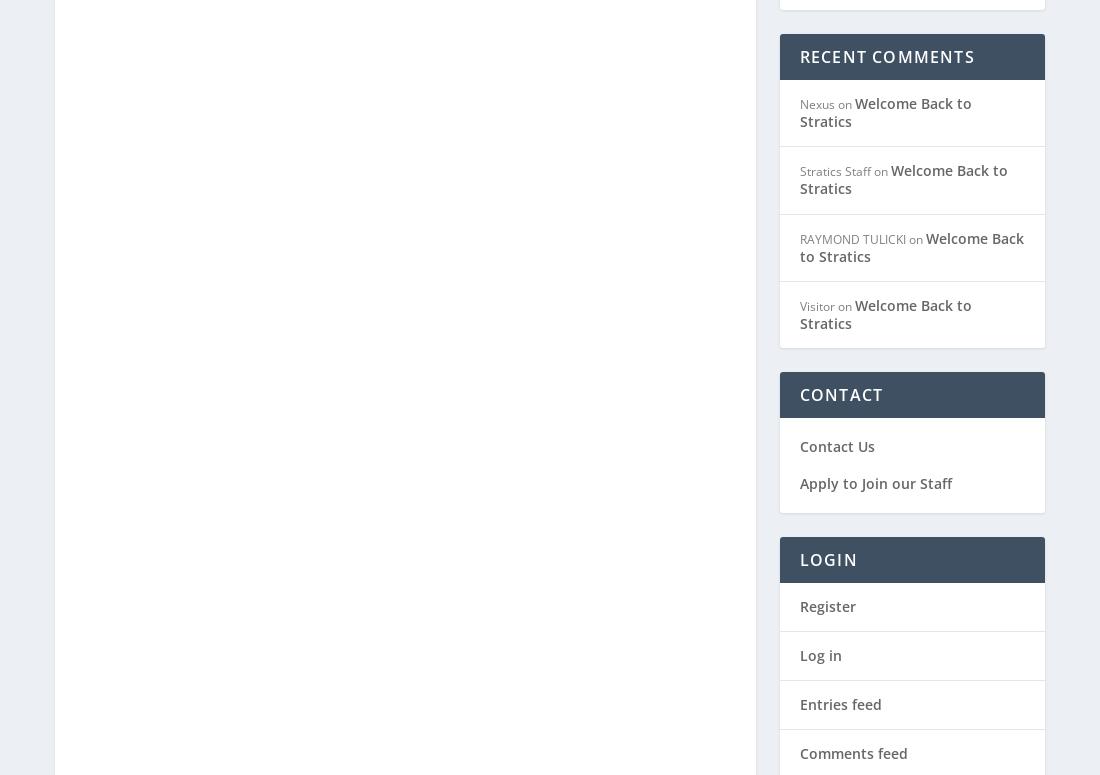 Image resolution: width=1100 pixels, height=775 pixels. Describe the element at coordinates (848, 692) in the screenshot. I see `'WordPress.org'` at that location.